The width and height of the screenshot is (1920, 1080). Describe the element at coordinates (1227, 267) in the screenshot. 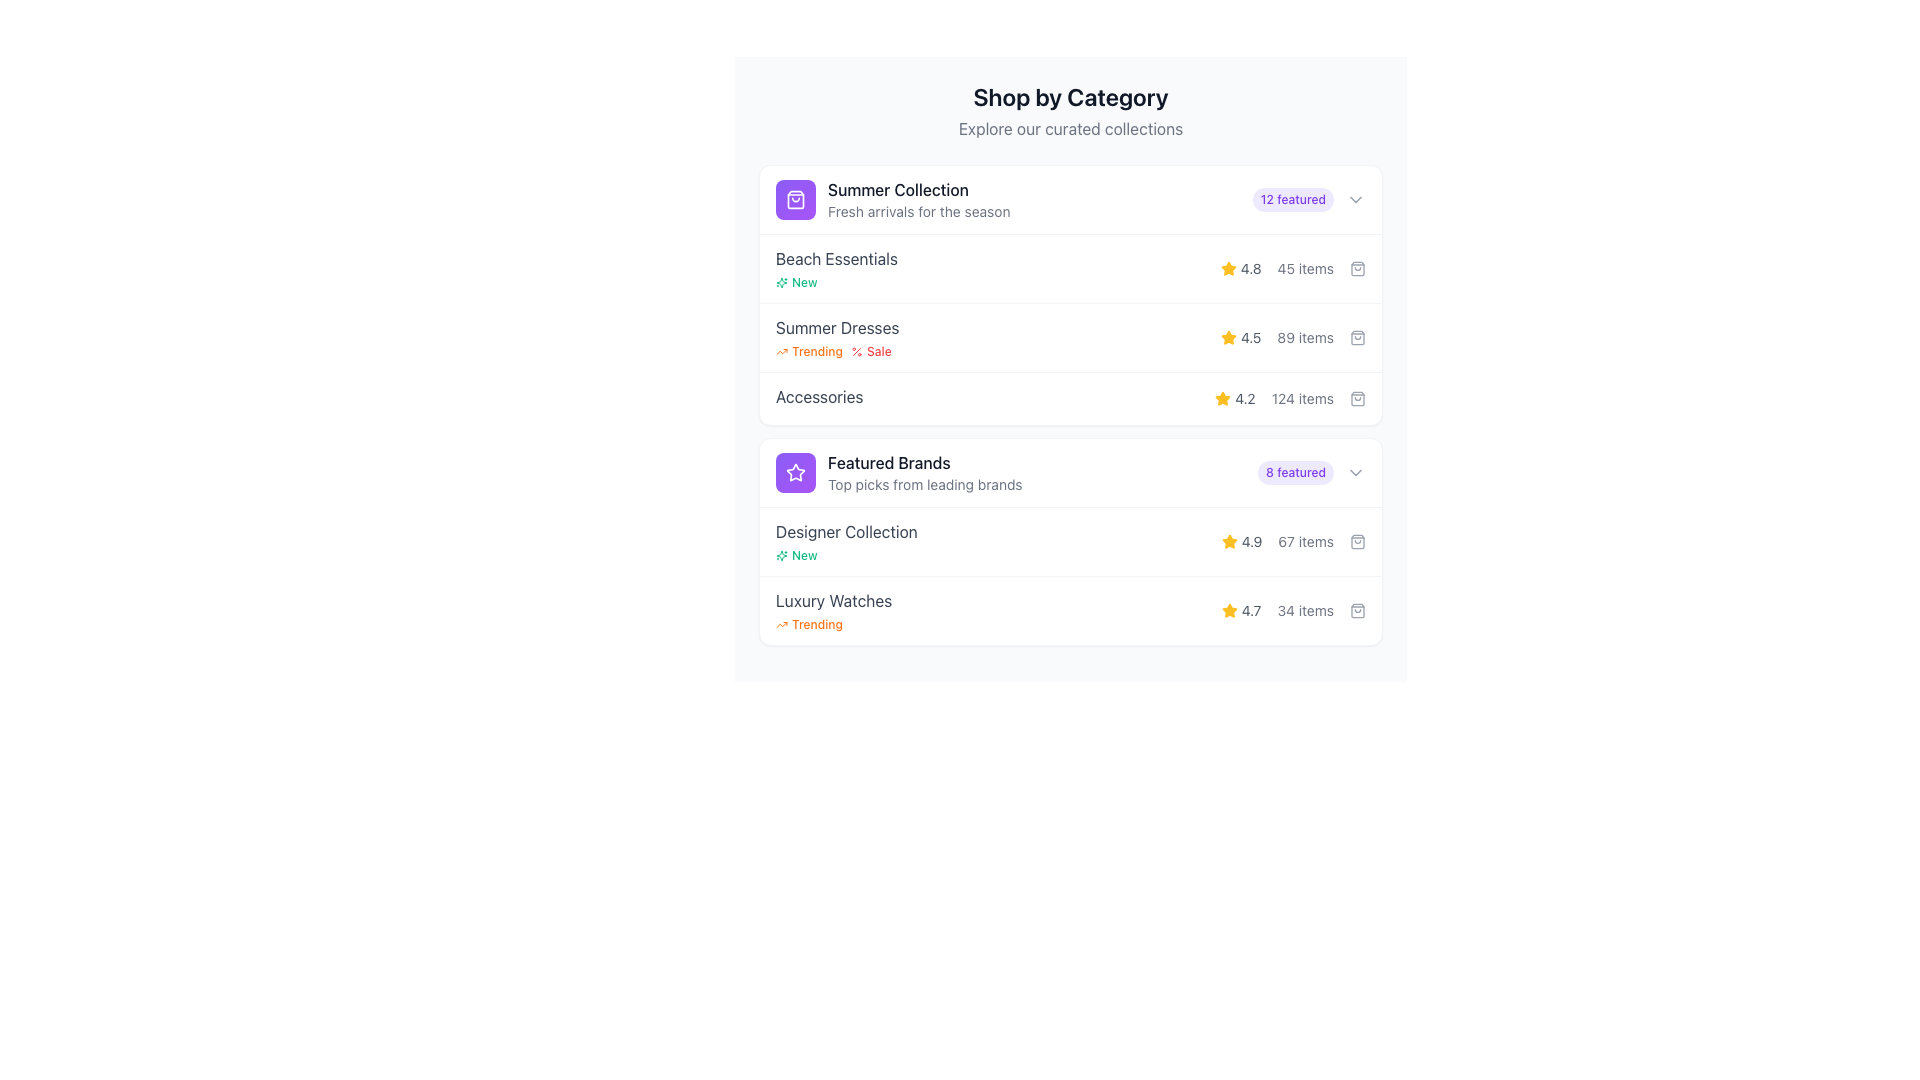

I see `the star icon representing the rating of '4.8' in the 'Beach Essentials' section of the 'Shop by Category'` at that location.